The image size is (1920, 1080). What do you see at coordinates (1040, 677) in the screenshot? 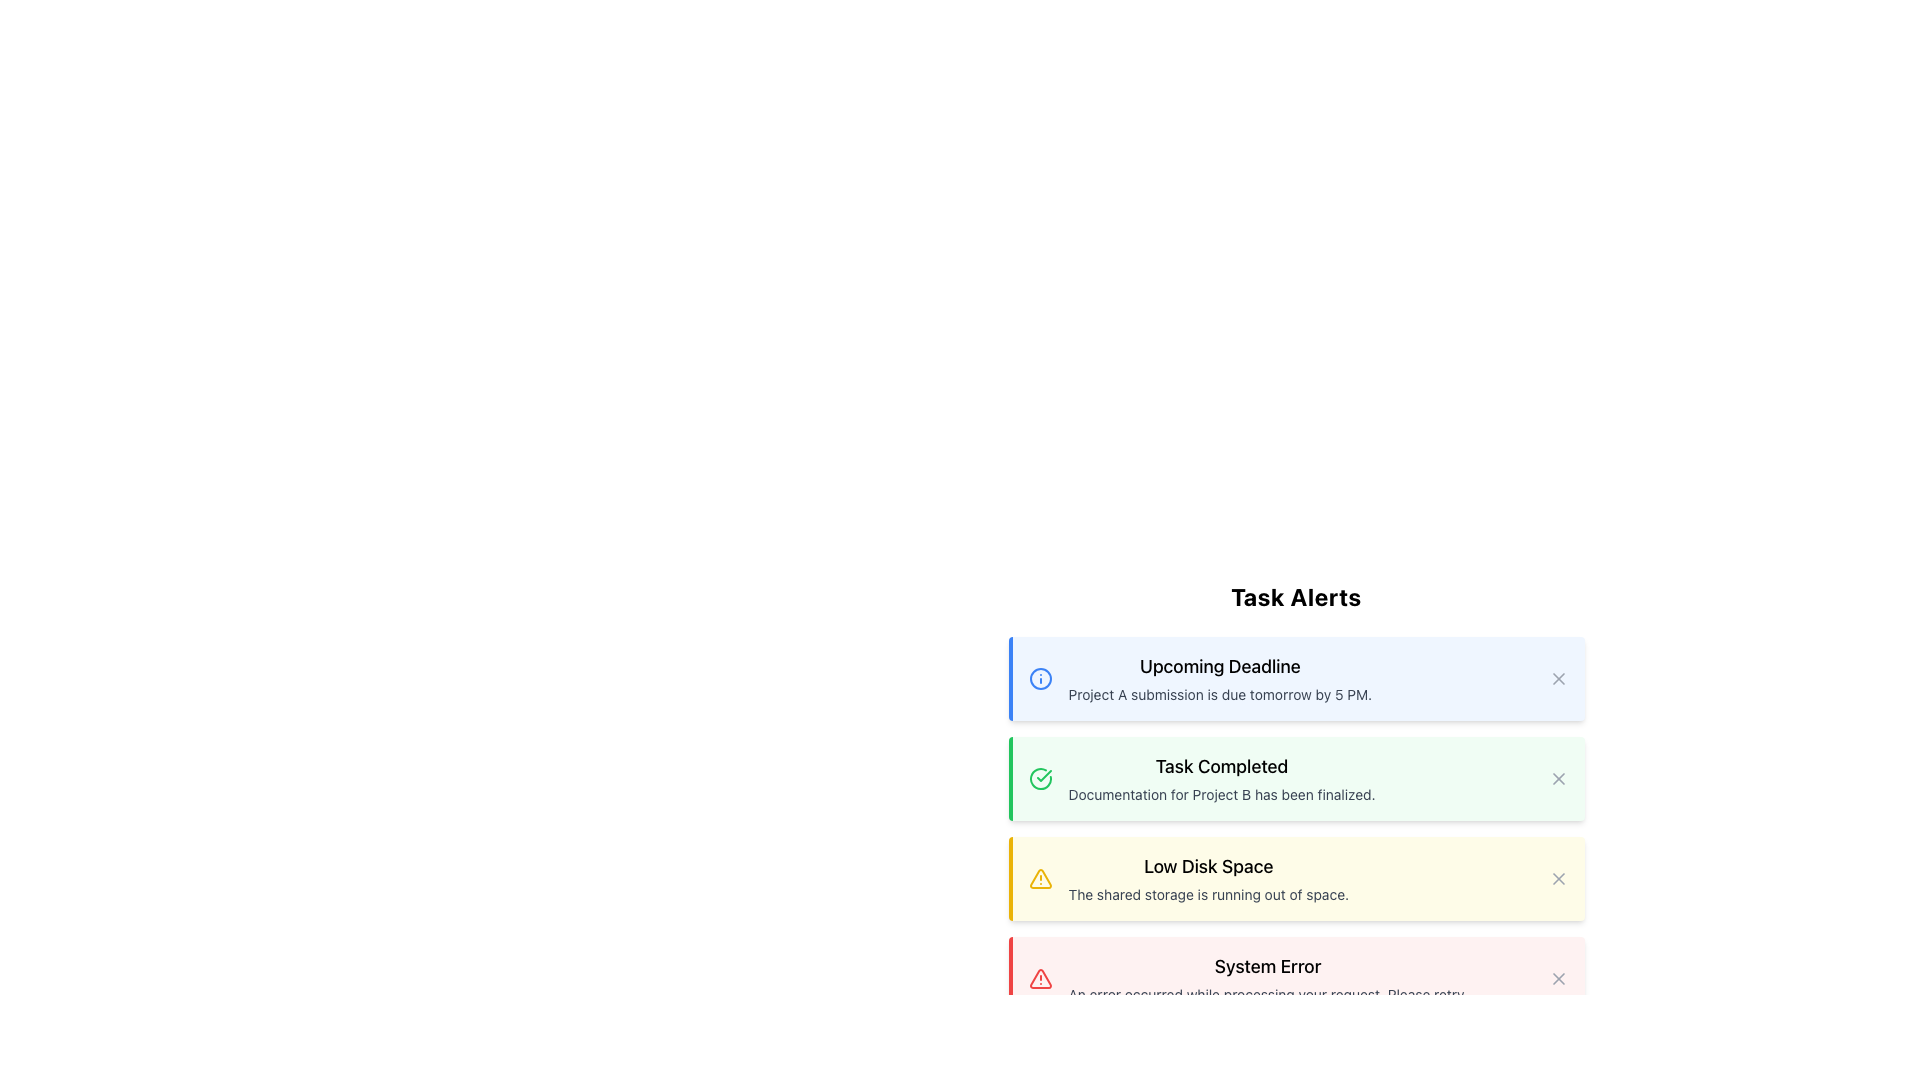
I see `the circular blue icon on the left of the 'Upcoming Deadline' section` at bounding box center [1040, 677].